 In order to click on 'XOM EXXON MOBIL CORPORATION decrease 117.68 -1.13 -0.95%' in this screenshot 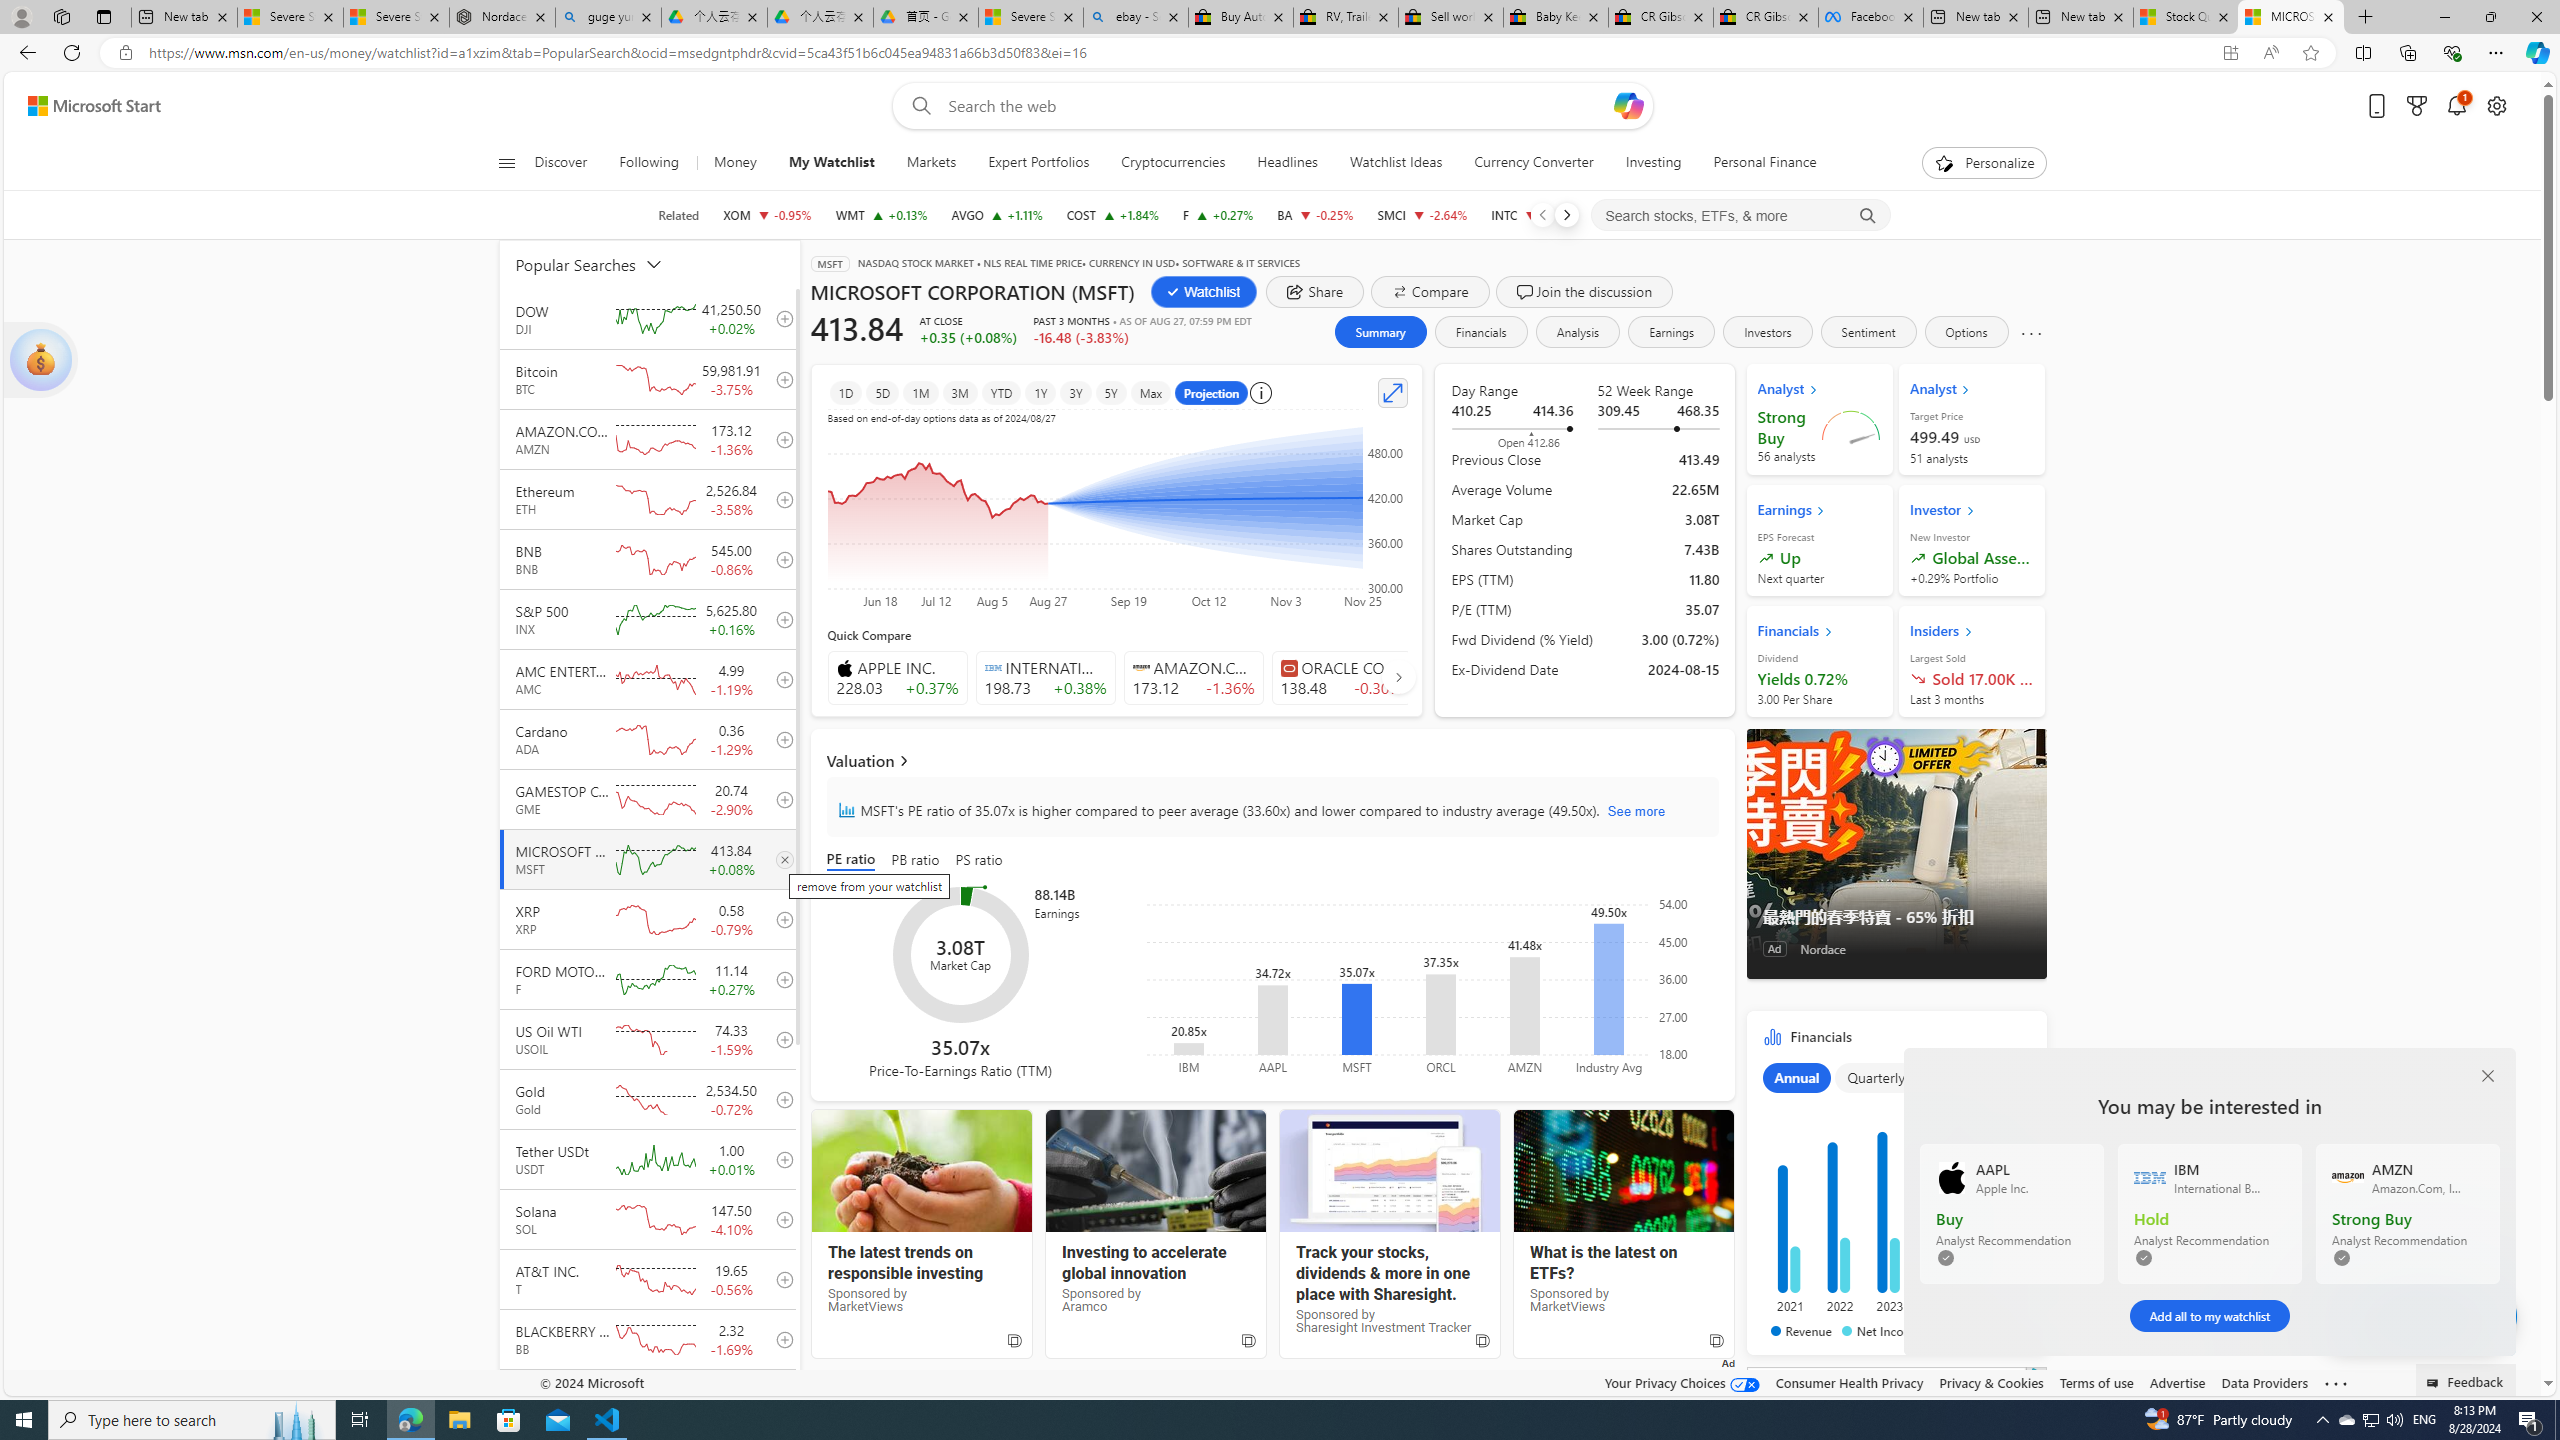, I will do `click(767, 214)`.